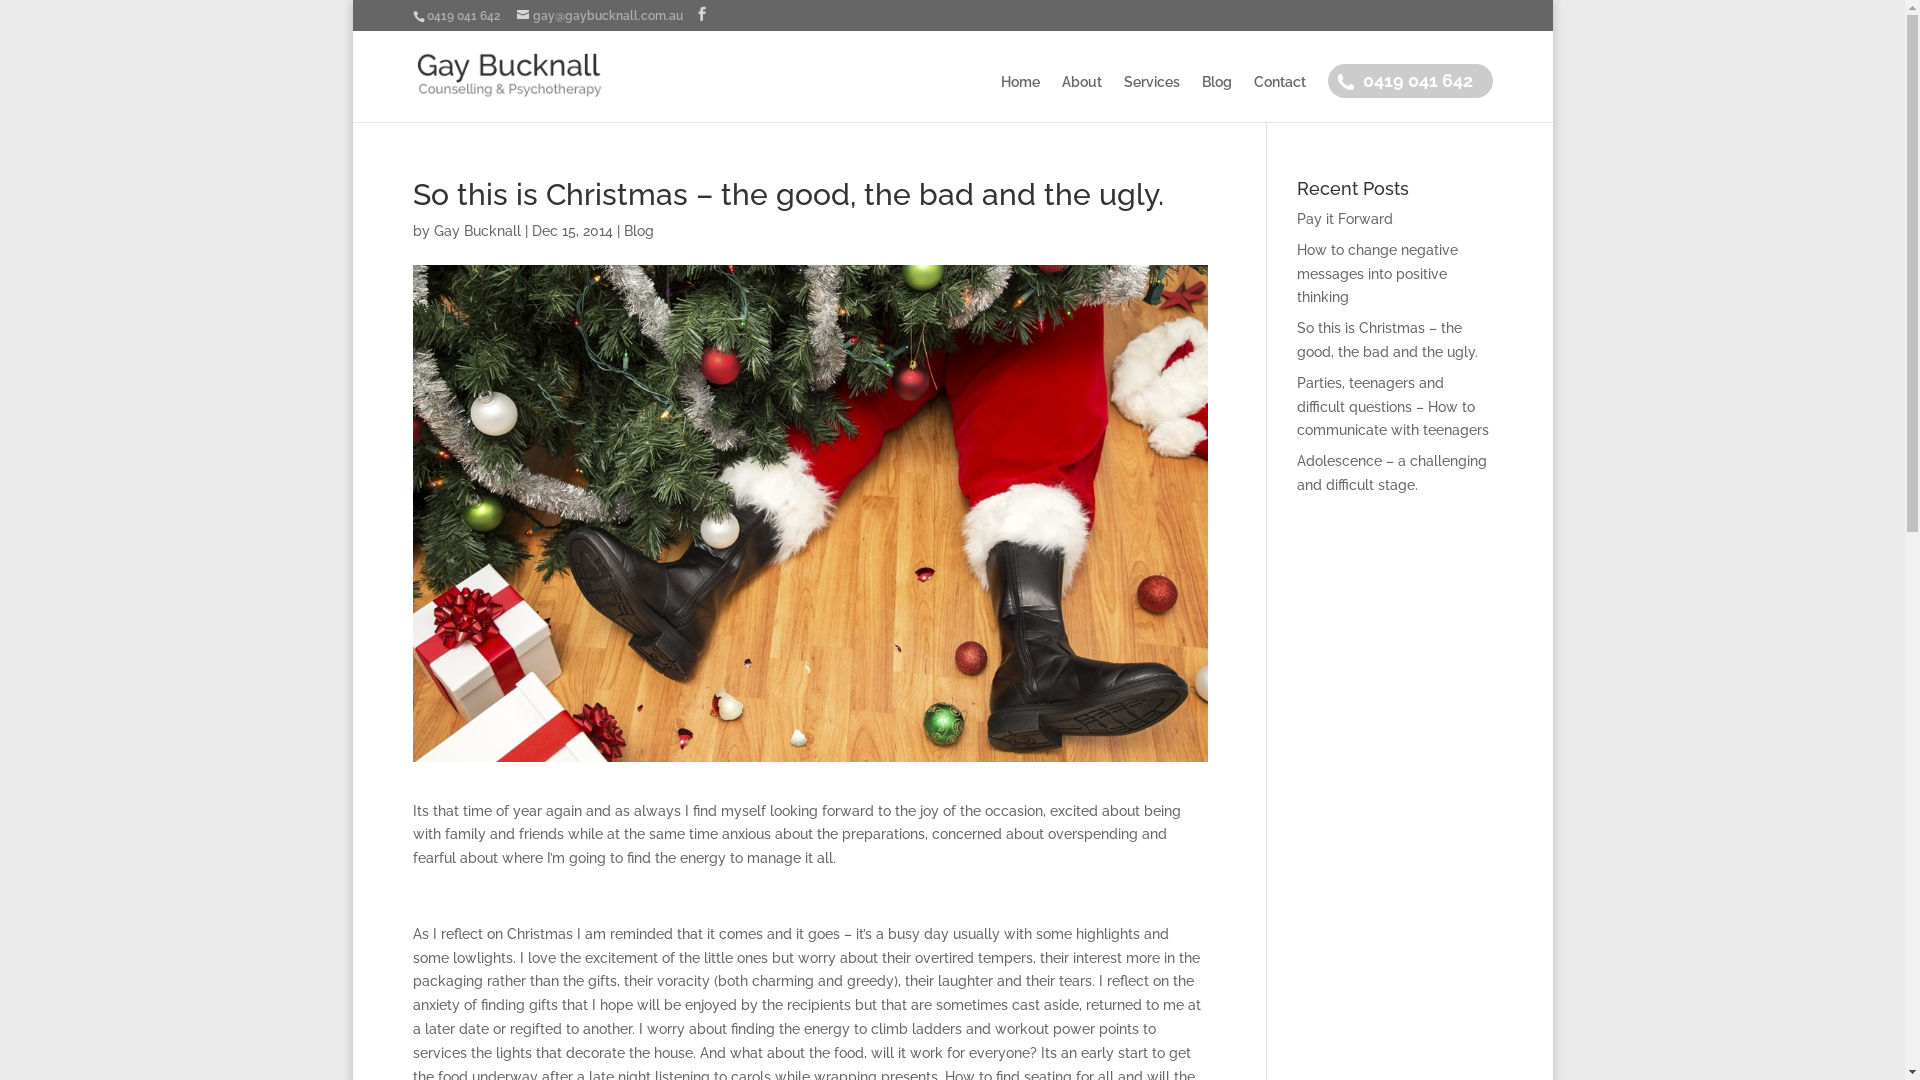 The height and width of the screenshot is (1080, 1920). What do you see at coordinates (1280, 98) in the screenshot?
I see `'Contact'` at bounding box center [1280, 98].